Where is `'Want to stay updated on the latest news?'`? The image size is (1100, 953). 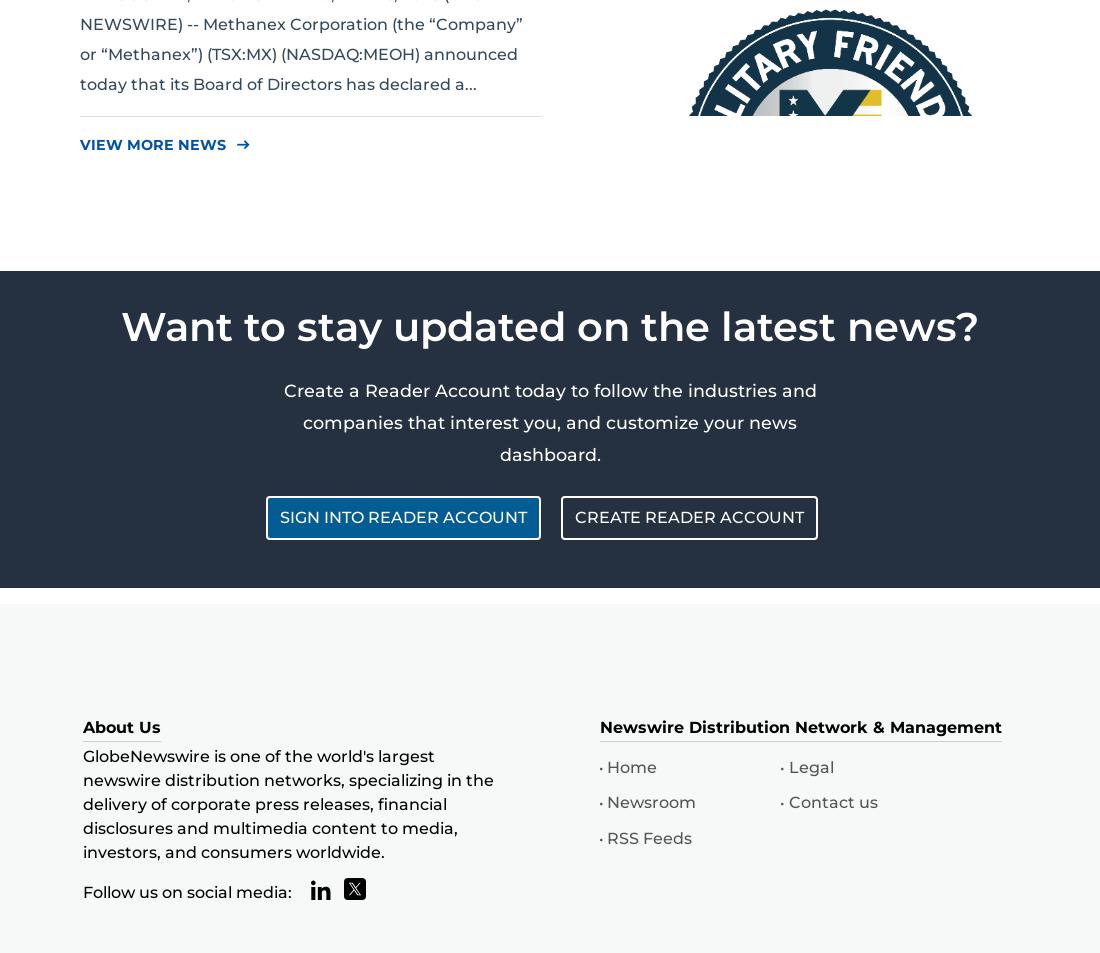 'Want to stay updated on the latest news?' is located at coordinates (550, 324).